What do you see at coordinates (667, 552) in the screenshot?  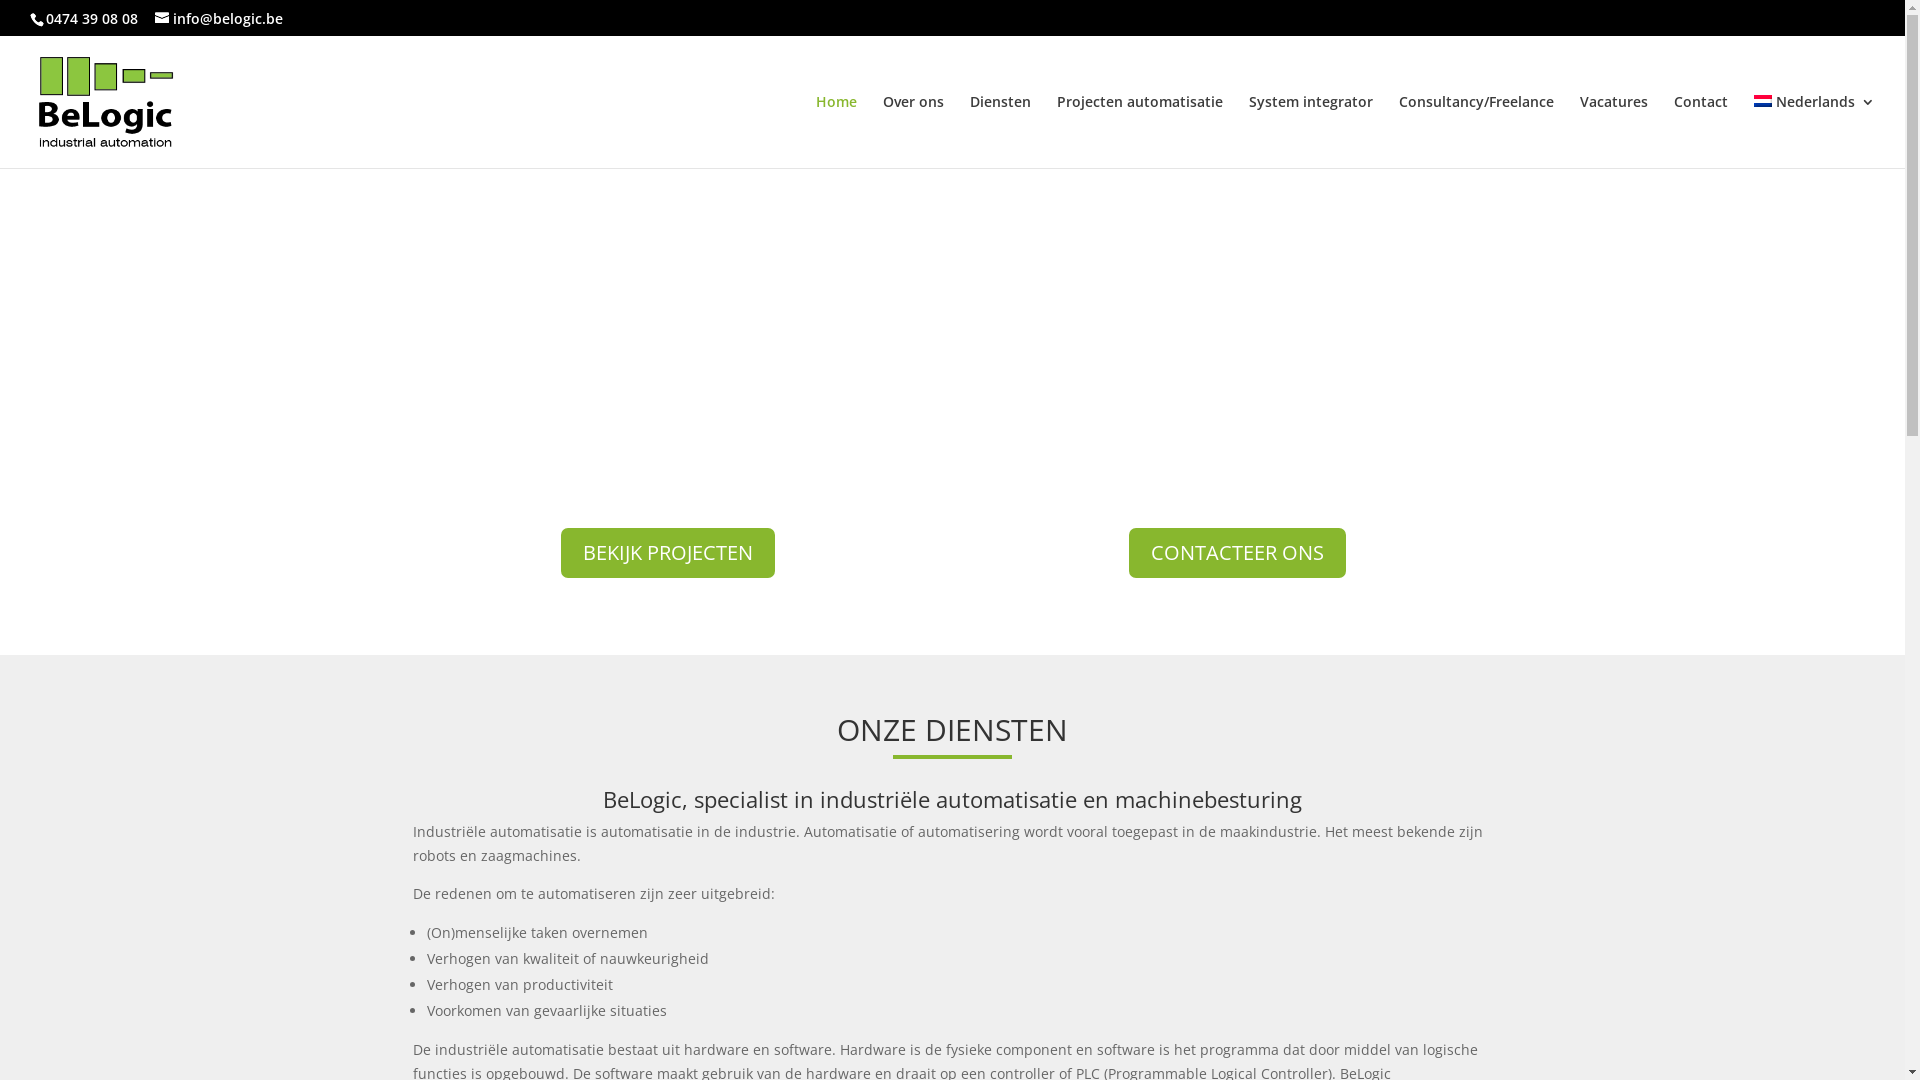 I see `'BEKIJK PROJECTEN'` at bounding box center [667, 552].